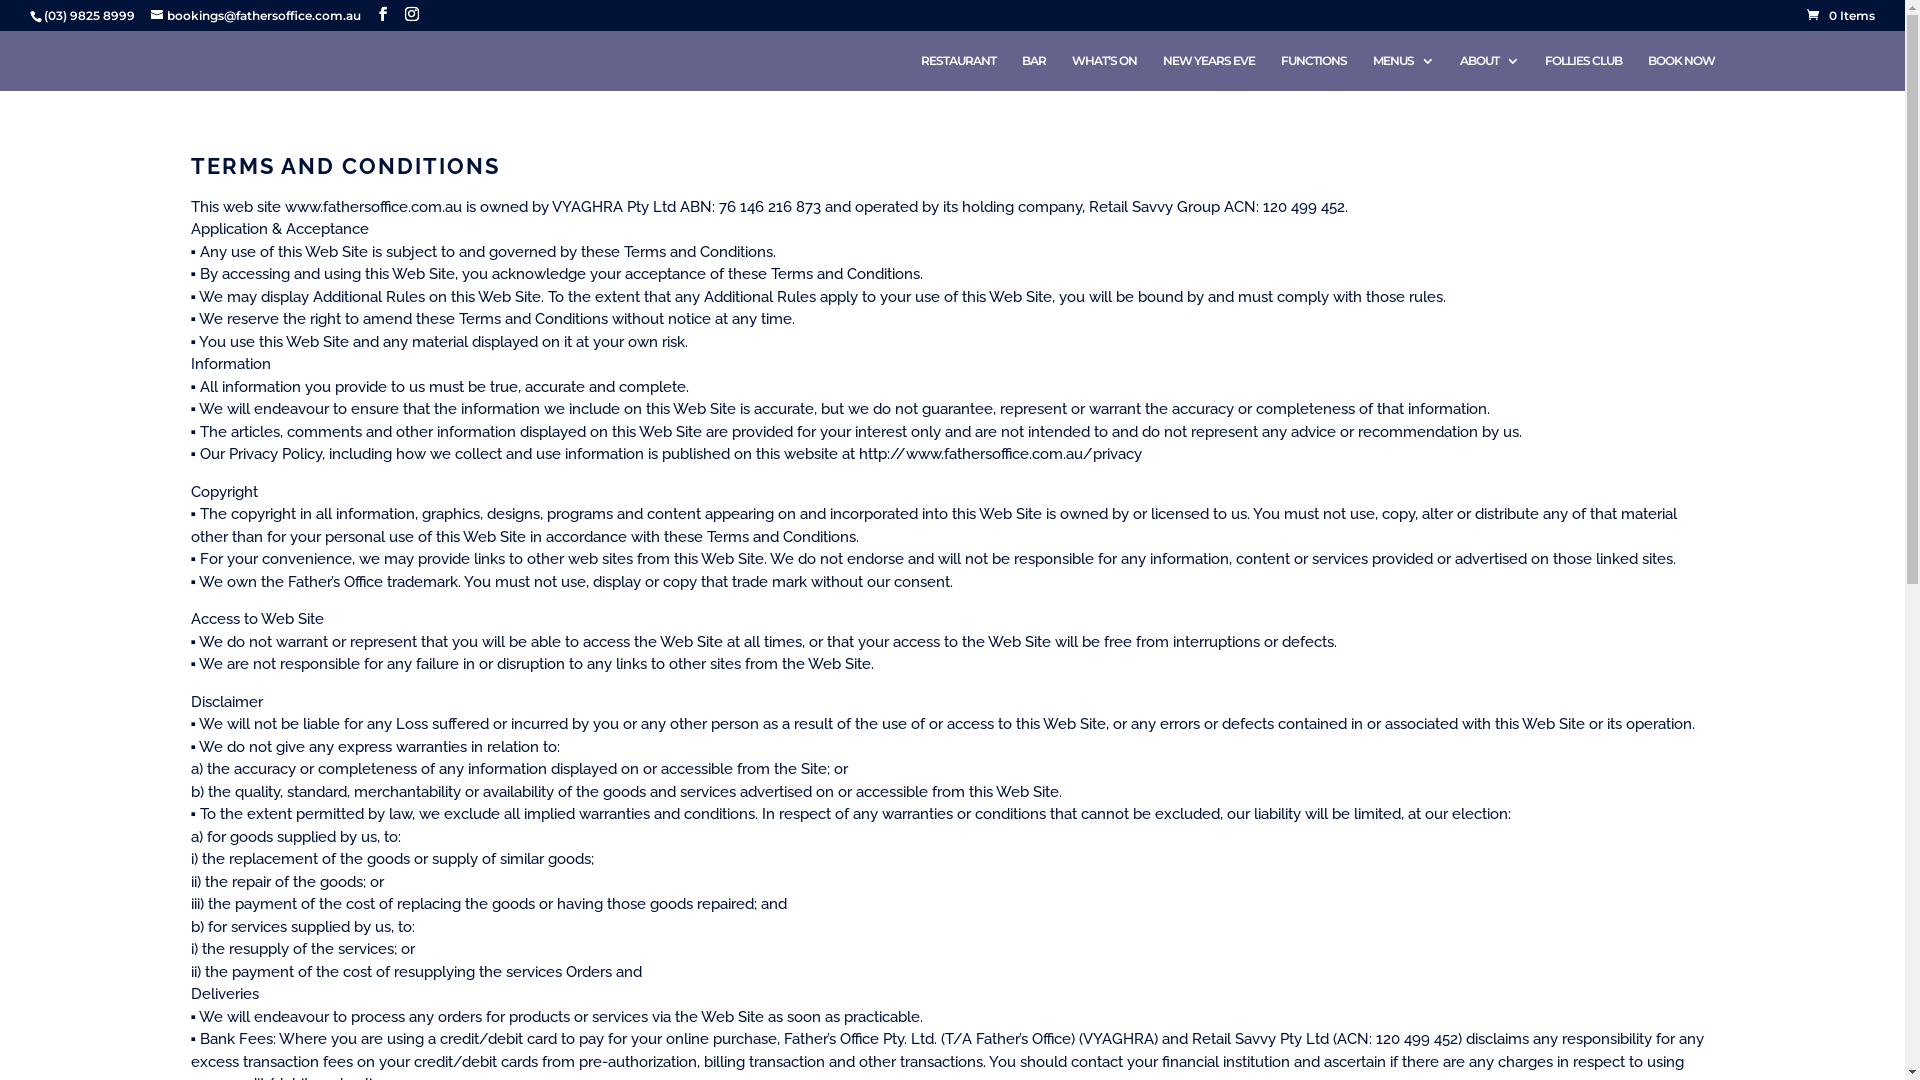 This screenshot has width=1920, height=1080. Describe the element at coordinates (956, 71) in the screenshot. I see `'RESTAURANT'` at that location.